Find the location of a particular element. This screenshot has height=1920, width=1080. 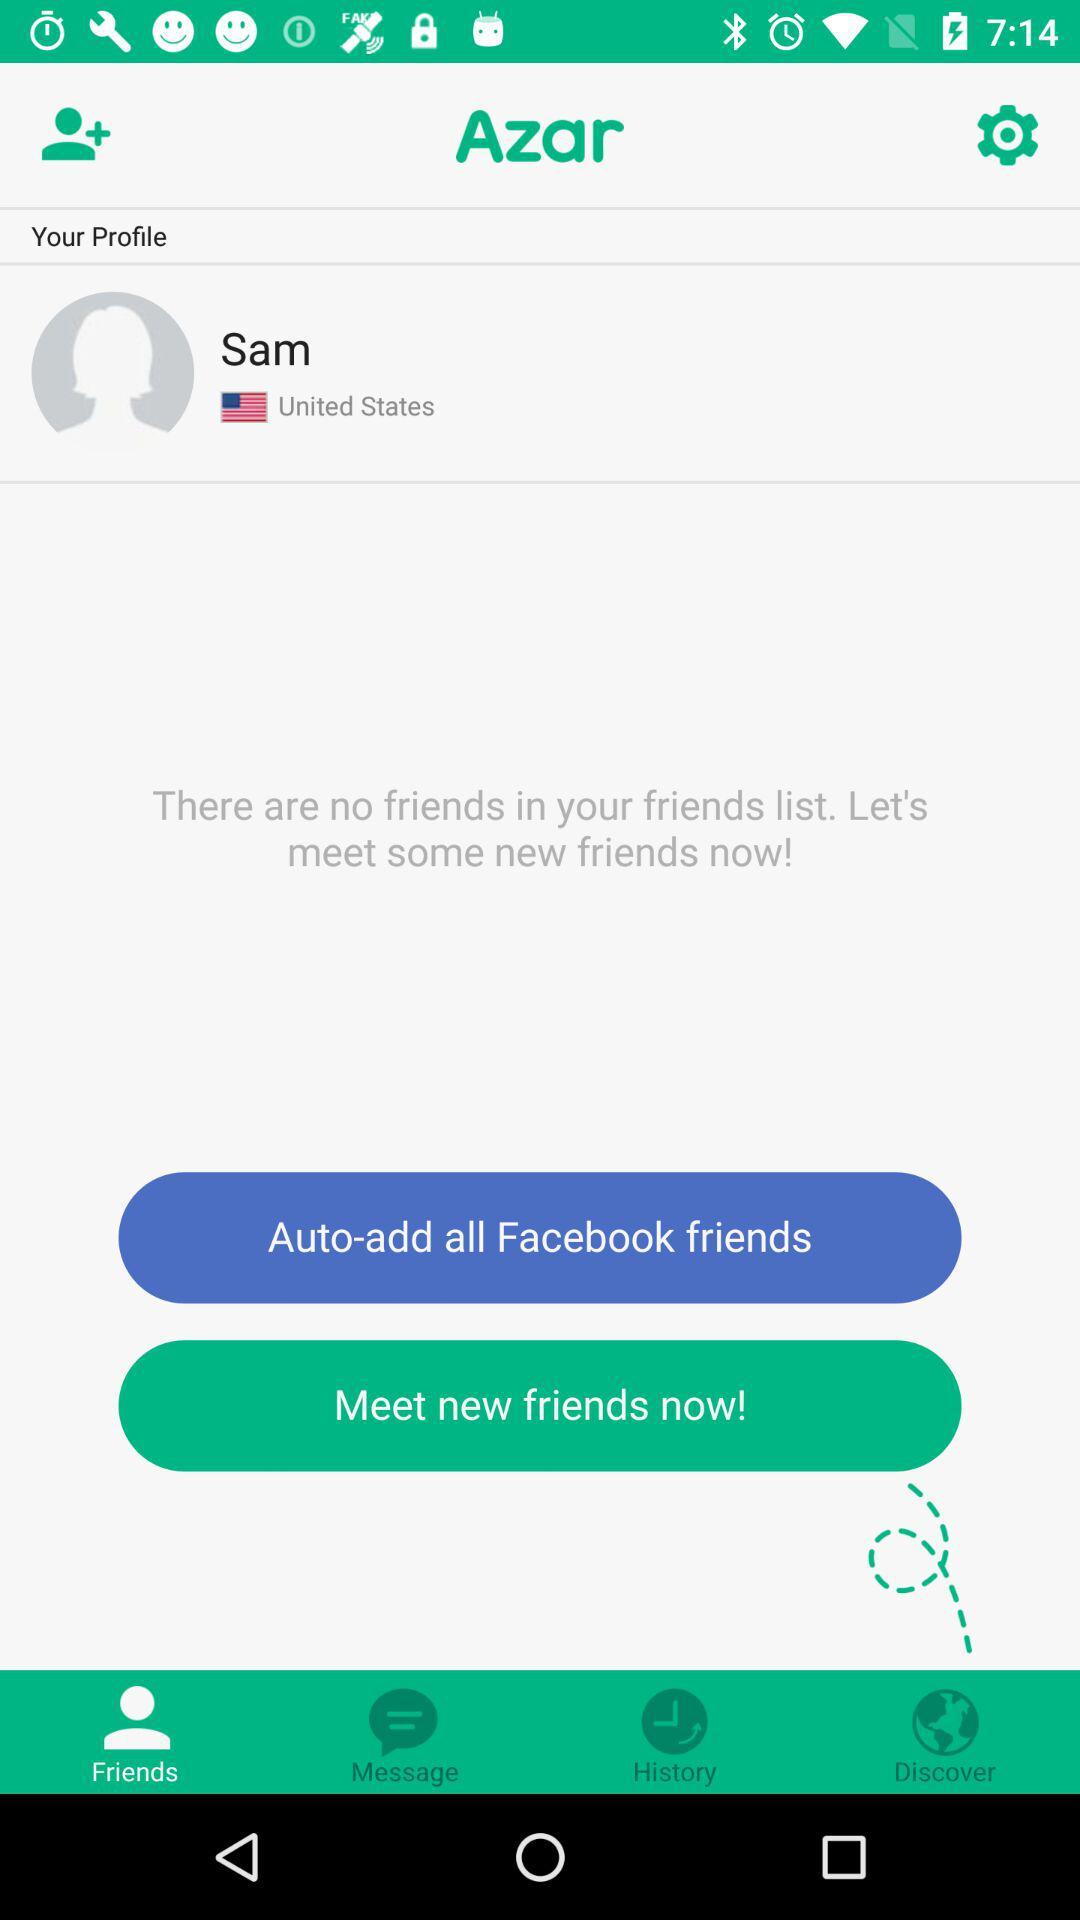

the settings icon is located at coordinates (1006, 135).